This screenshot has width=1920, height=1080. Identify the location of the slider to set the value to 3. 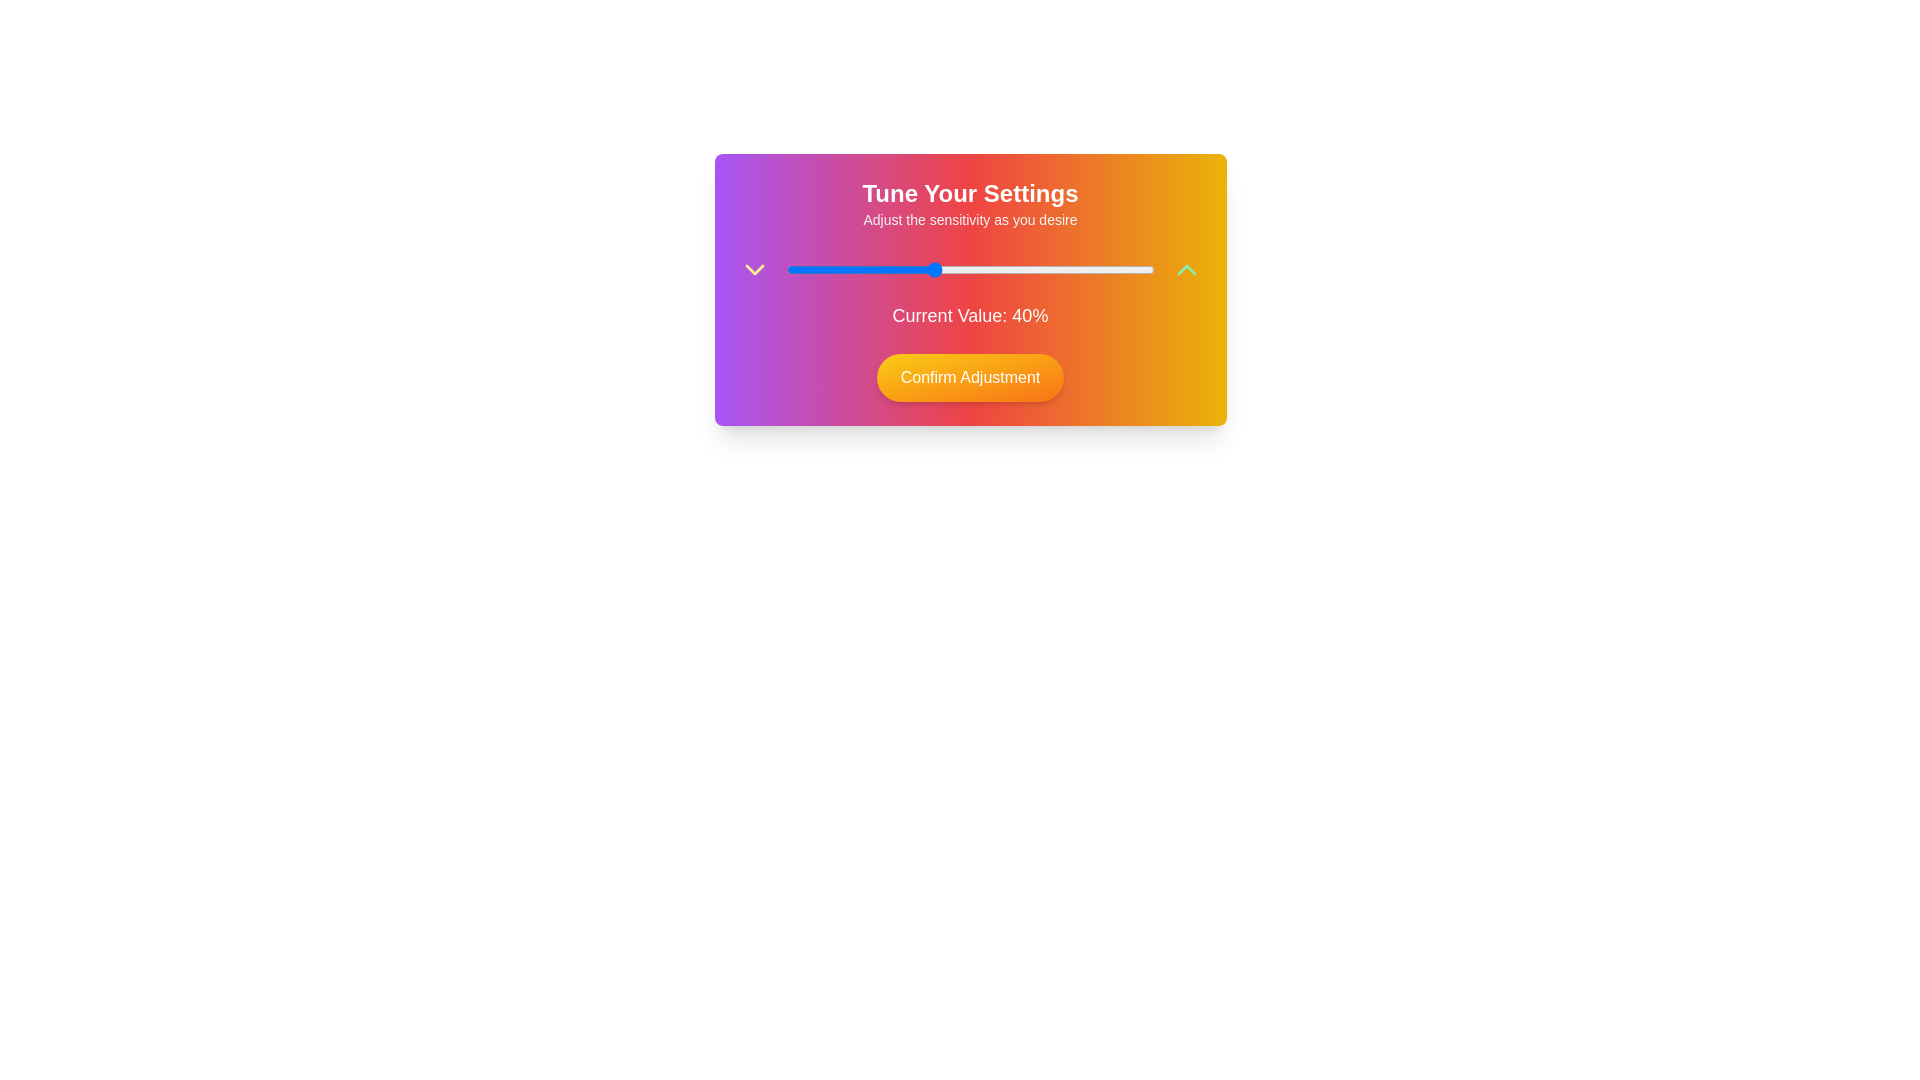
(796, 270).